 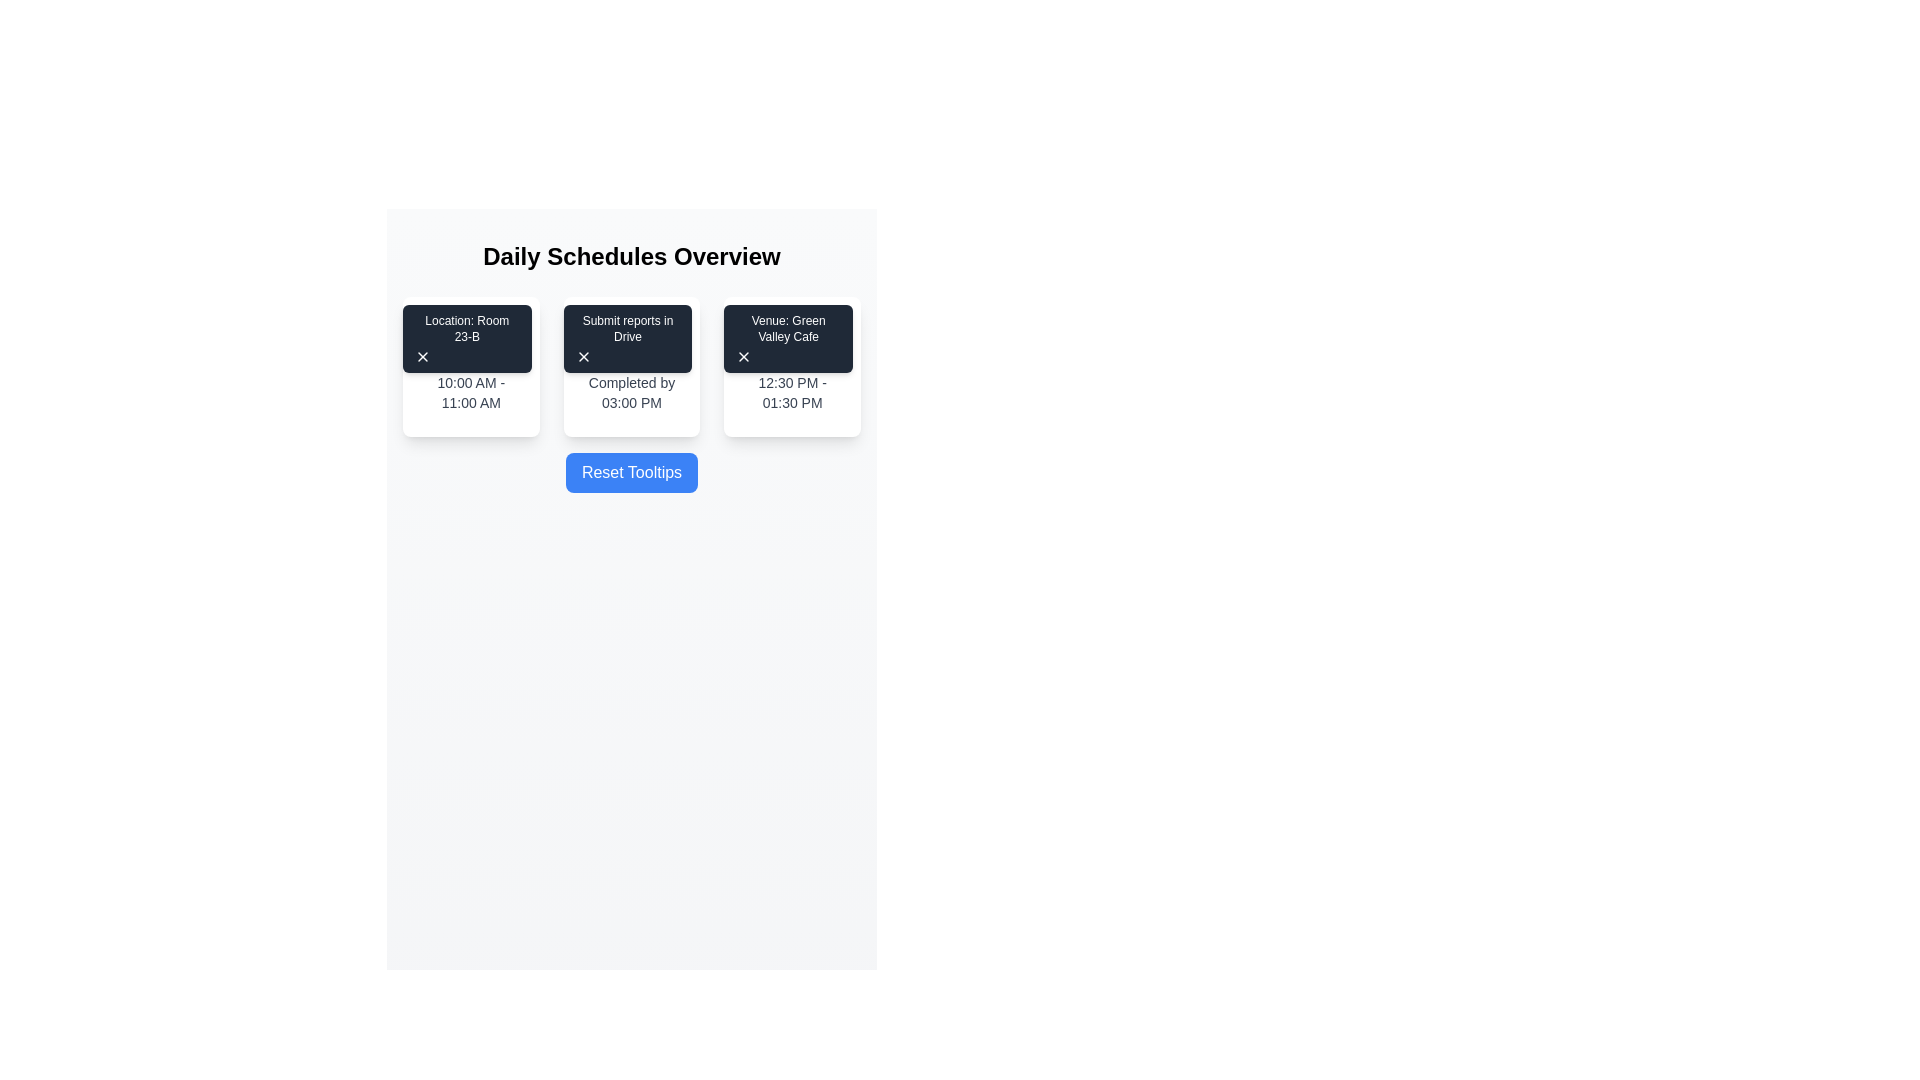 What do you see at coordinates (627, 338) in the screenshot?
I see `the informational card displaying the message 'Submit reports in Drive'` at bounding box center [627, 338].